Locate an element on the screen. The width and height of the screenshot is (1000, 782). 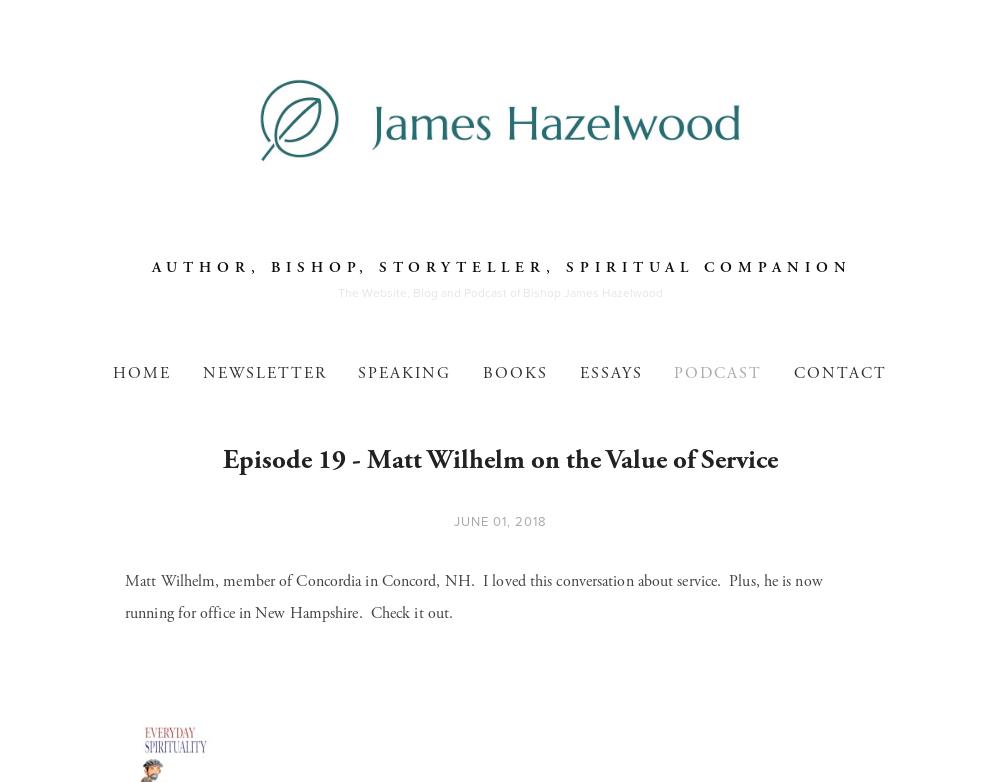
'Author, Bishop, Storyteller, Spiritual Companion' is located at coordinates (501, 266).